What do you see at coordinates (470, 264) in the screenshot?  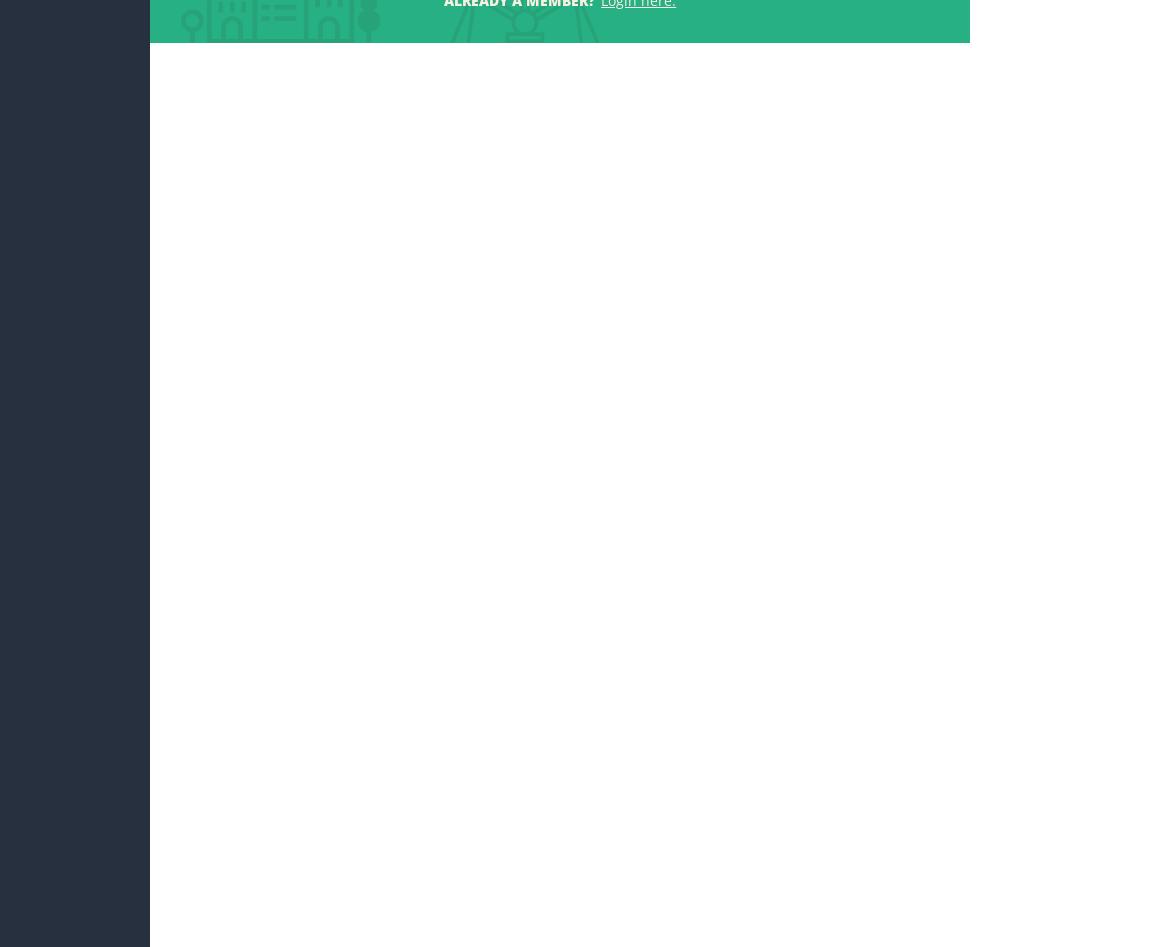 I see `'12. Jun 2017, 09:25'` at bounding box center [470, 264].